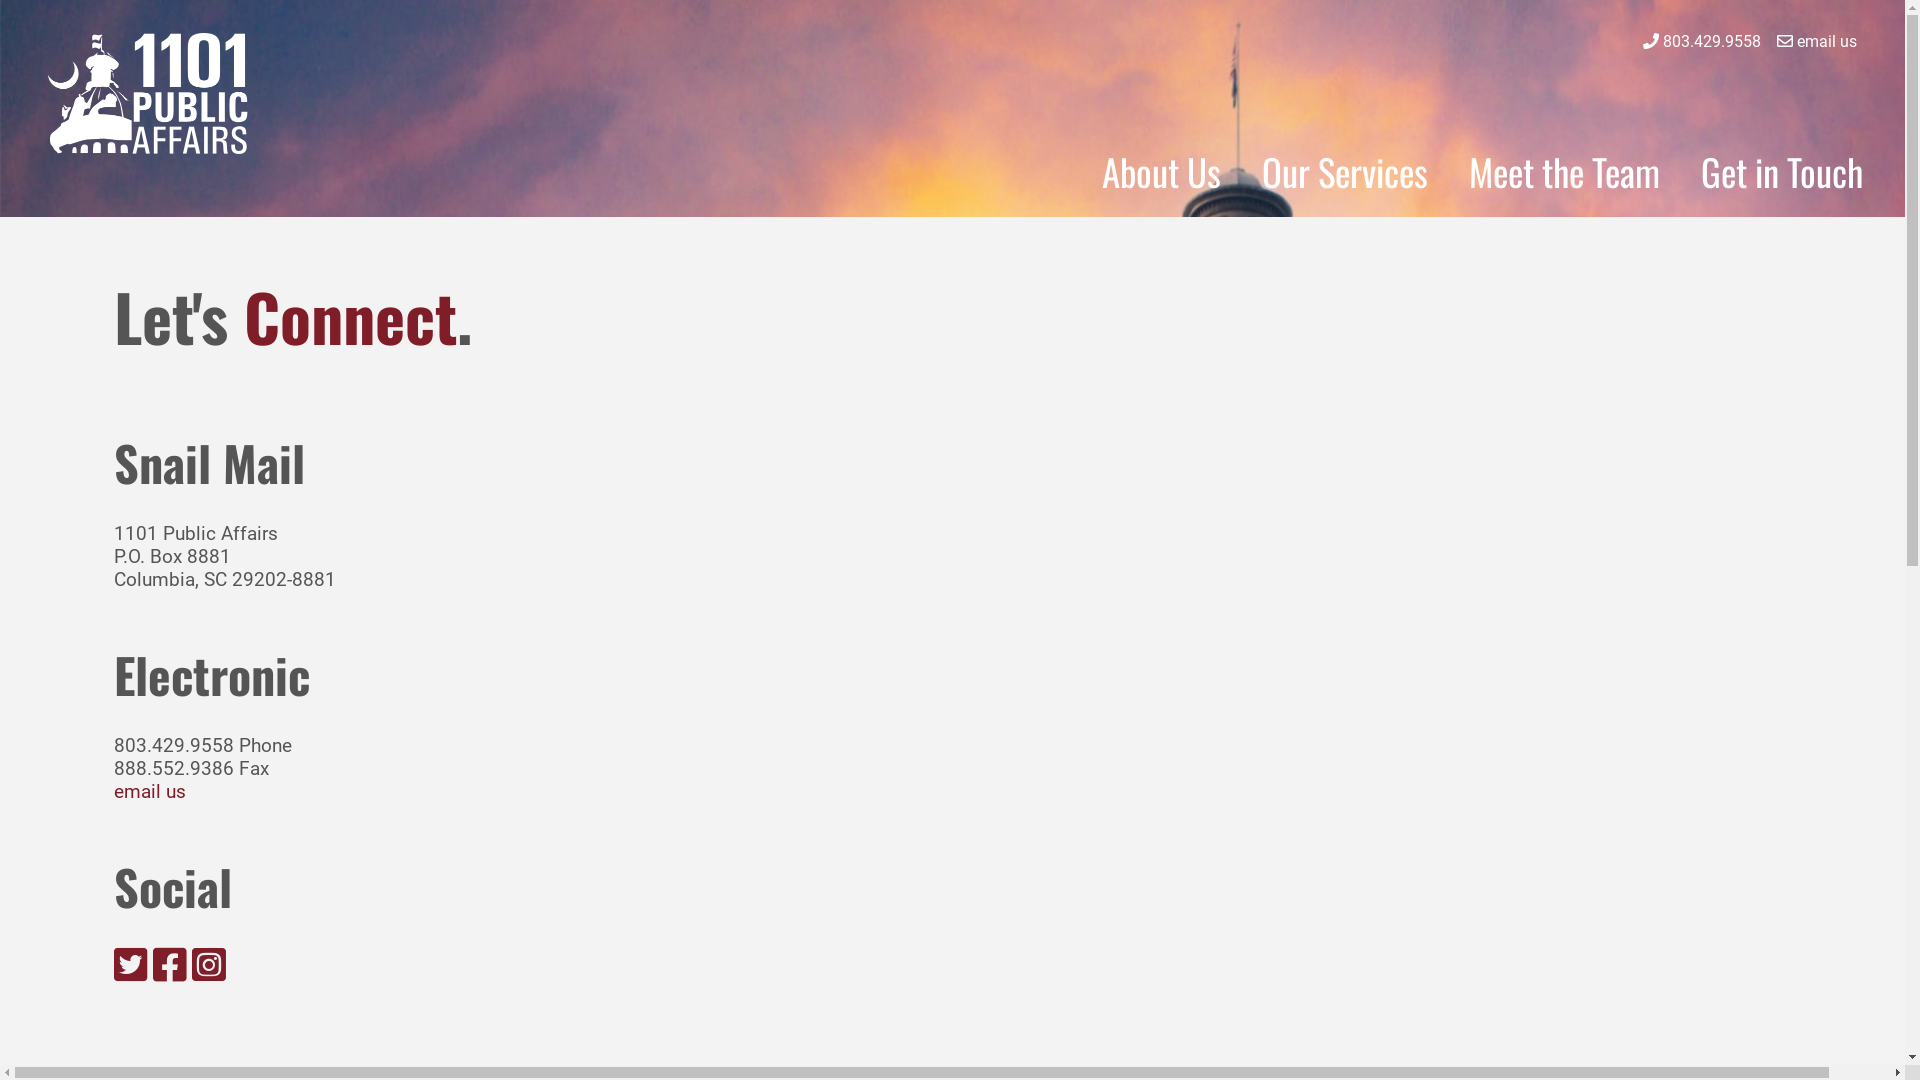 The image size is (1920, 1080). Describe the element at coordinates (1161, 170) in the screenshot. I see `'About Us'` at that location.